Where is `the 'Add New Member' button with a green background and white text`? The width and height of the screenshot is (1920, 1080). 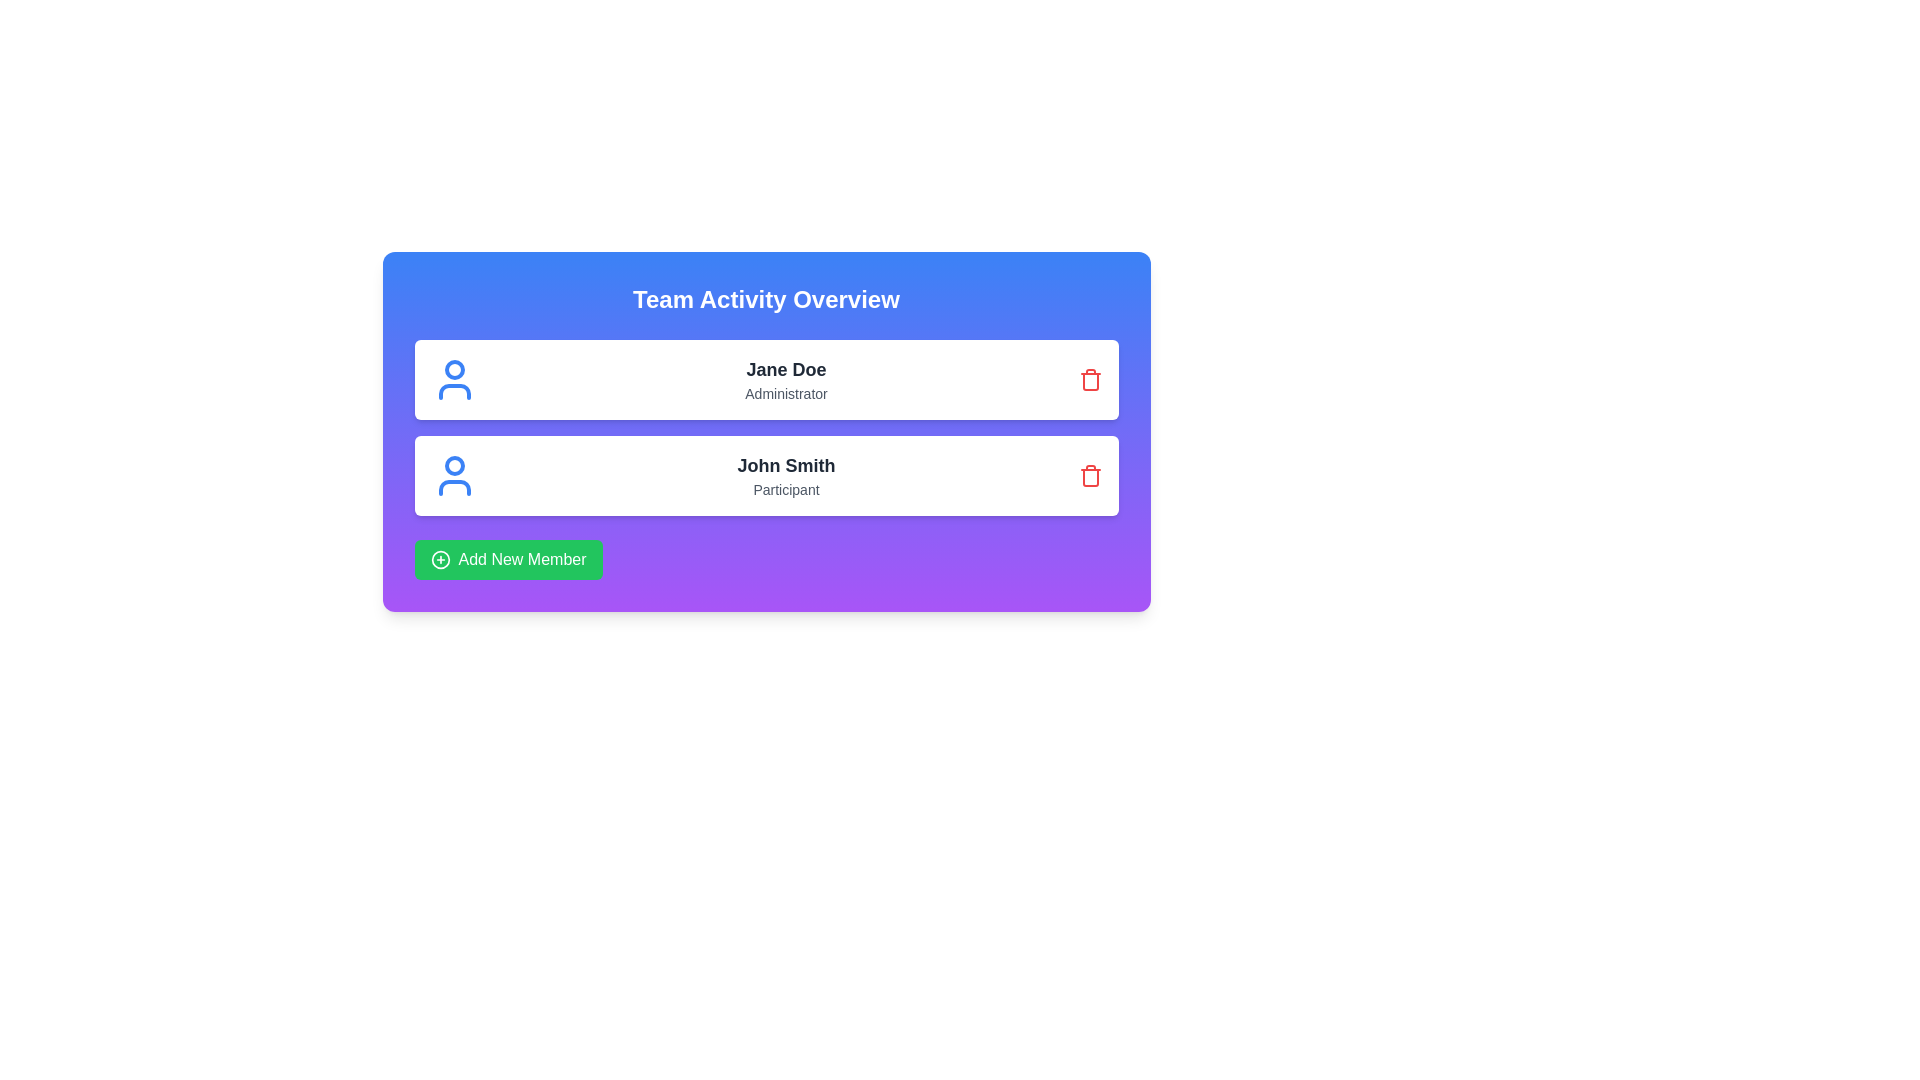 the 'Add New Member' button with a green background and white text is located at coordinates (508, 559).